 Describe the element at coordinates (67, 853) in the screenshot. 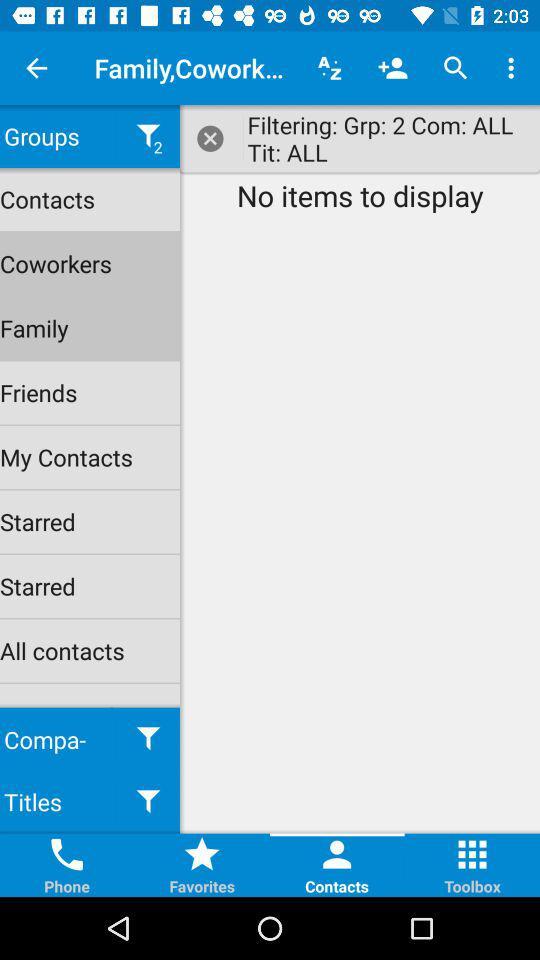

I see `the icon above phone` at that location.